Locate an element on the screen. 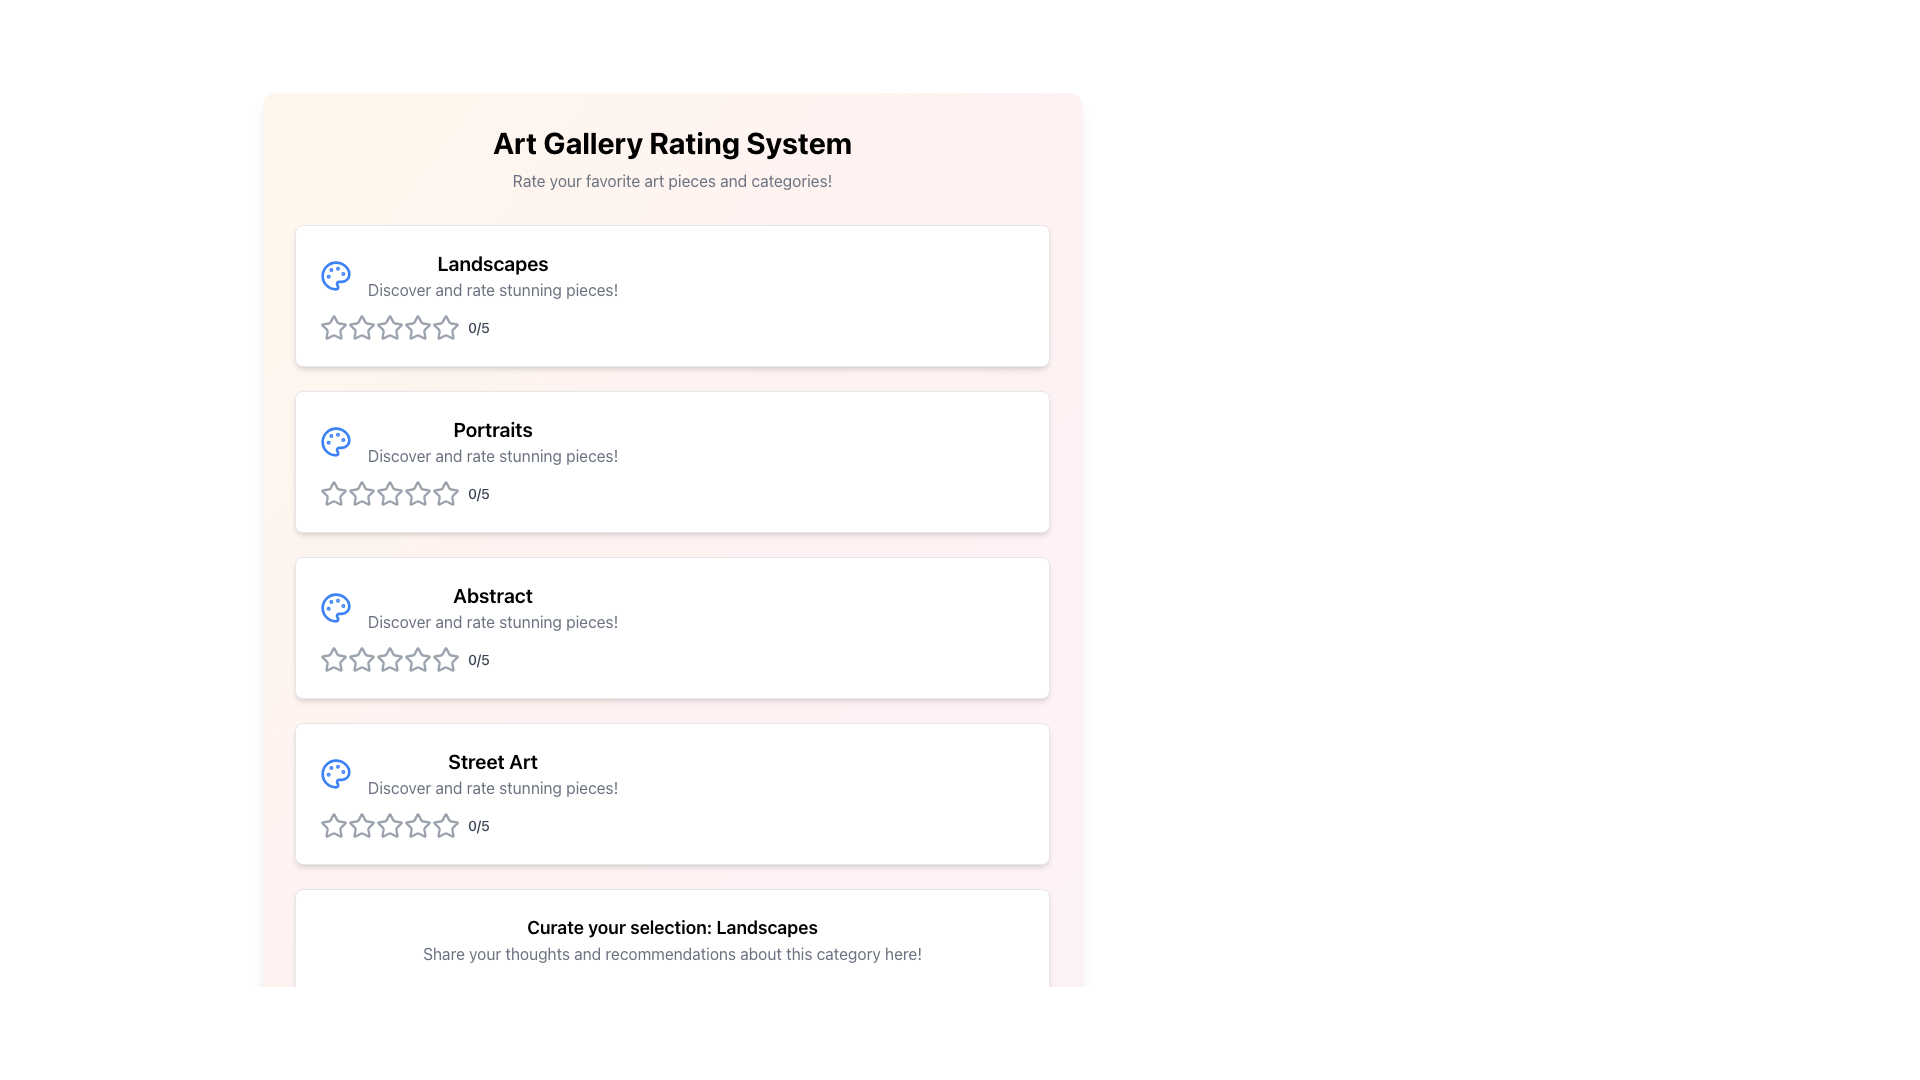 The image size is (1920, 1080). the fifth star icon, which is part of the rating system under the 'Street Art' category is located at coordinates (445, 825).